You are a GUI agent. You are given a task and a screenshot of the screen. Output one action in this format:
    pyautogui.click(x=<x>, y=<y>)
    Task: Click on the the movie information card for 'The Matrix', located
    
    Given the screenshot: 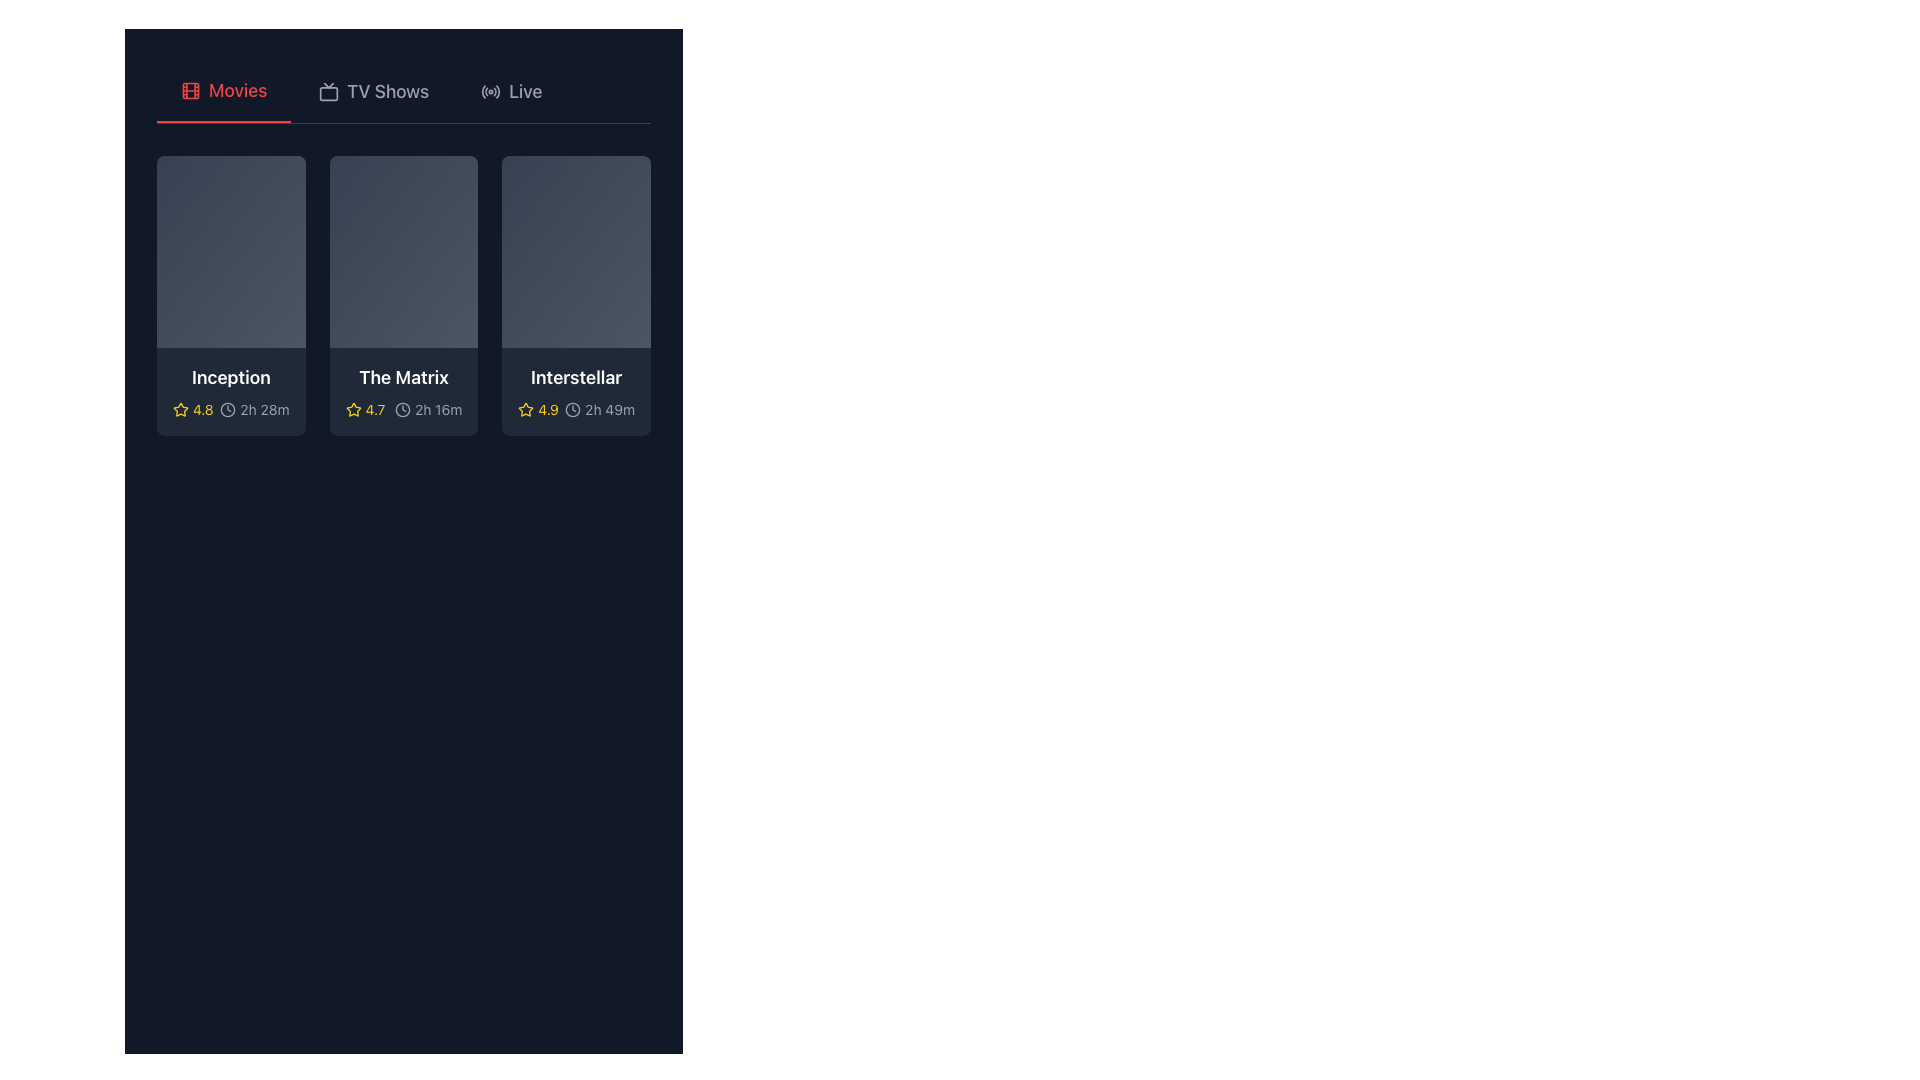 What is the action you would take?
    pyautogui.click(x=402, y=296)
    